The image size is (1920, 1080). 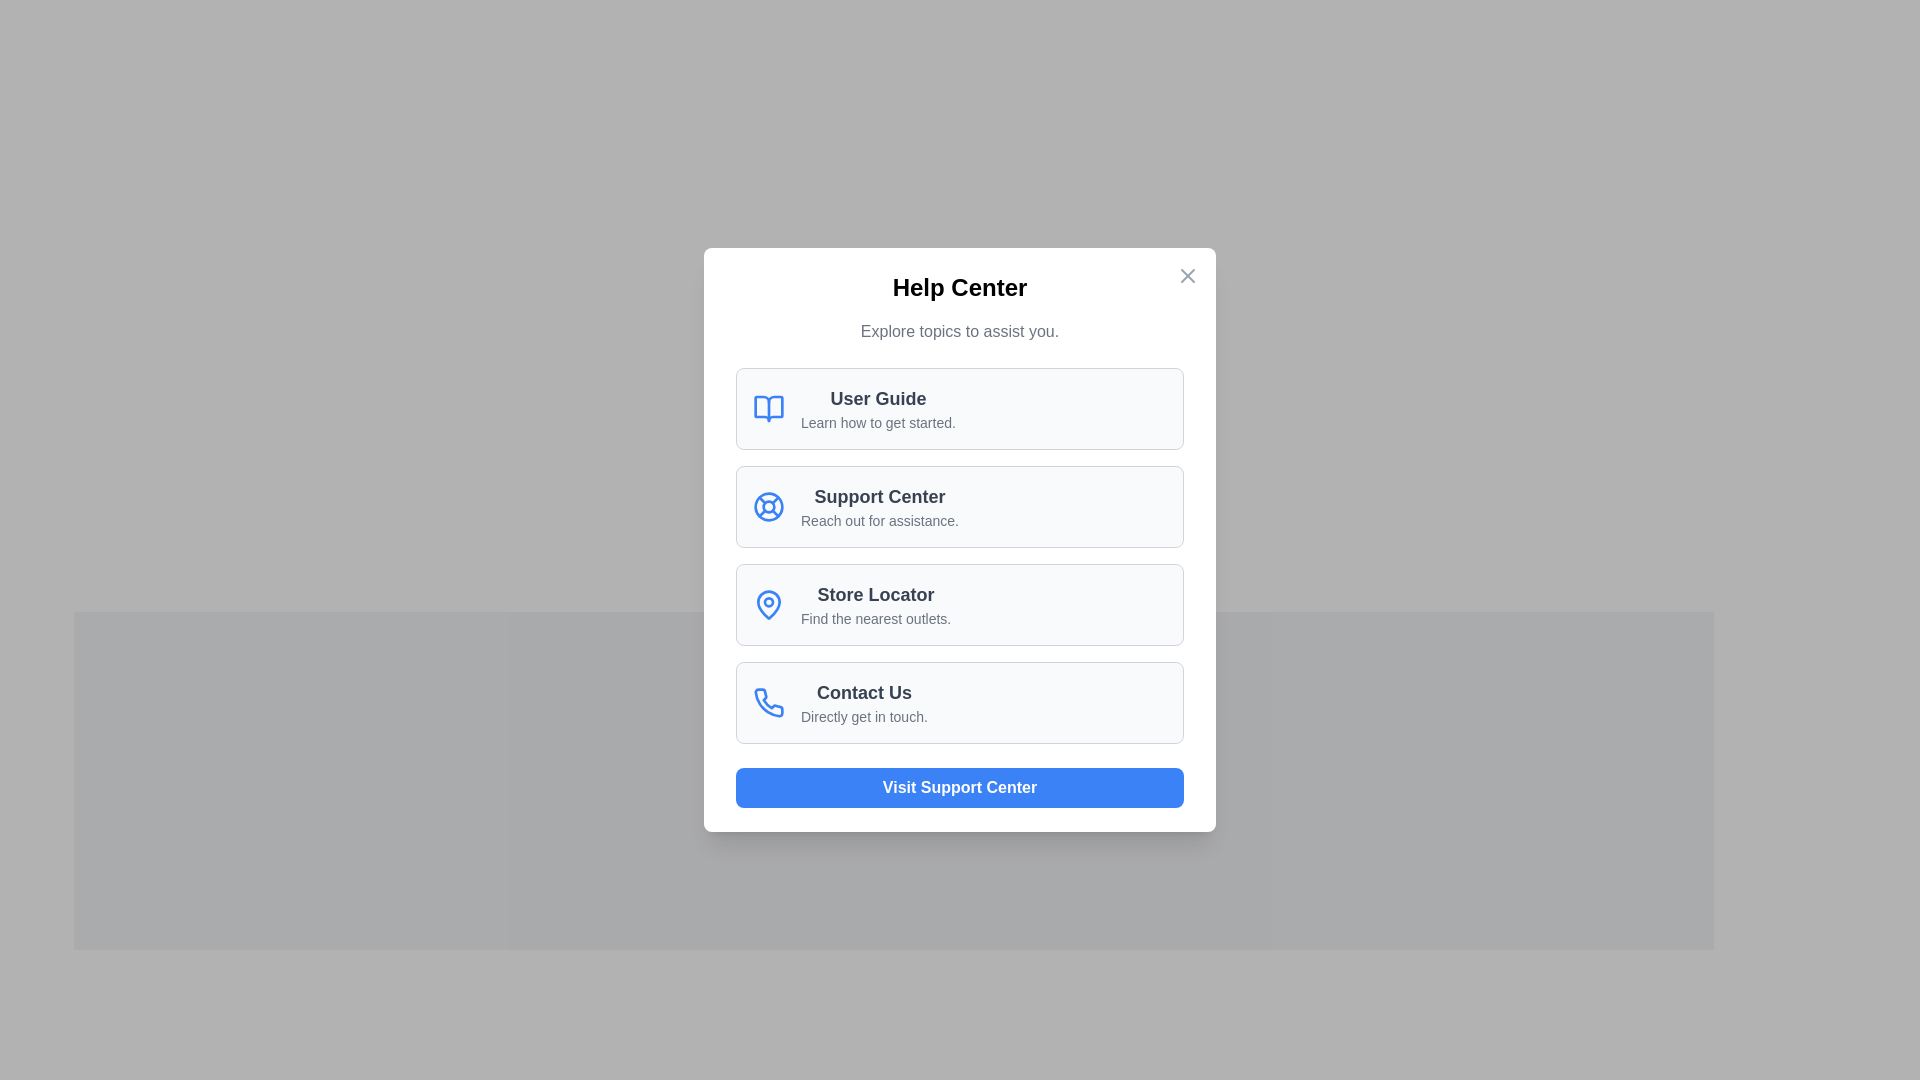 What do you see at coordinates (767, 701) in the screenshot?
I see `or modify the SVG properties of the 'Contact Us' icon located to the left of the text in the fourth entry of the Help Center interface` at bounding box center [767, 701].